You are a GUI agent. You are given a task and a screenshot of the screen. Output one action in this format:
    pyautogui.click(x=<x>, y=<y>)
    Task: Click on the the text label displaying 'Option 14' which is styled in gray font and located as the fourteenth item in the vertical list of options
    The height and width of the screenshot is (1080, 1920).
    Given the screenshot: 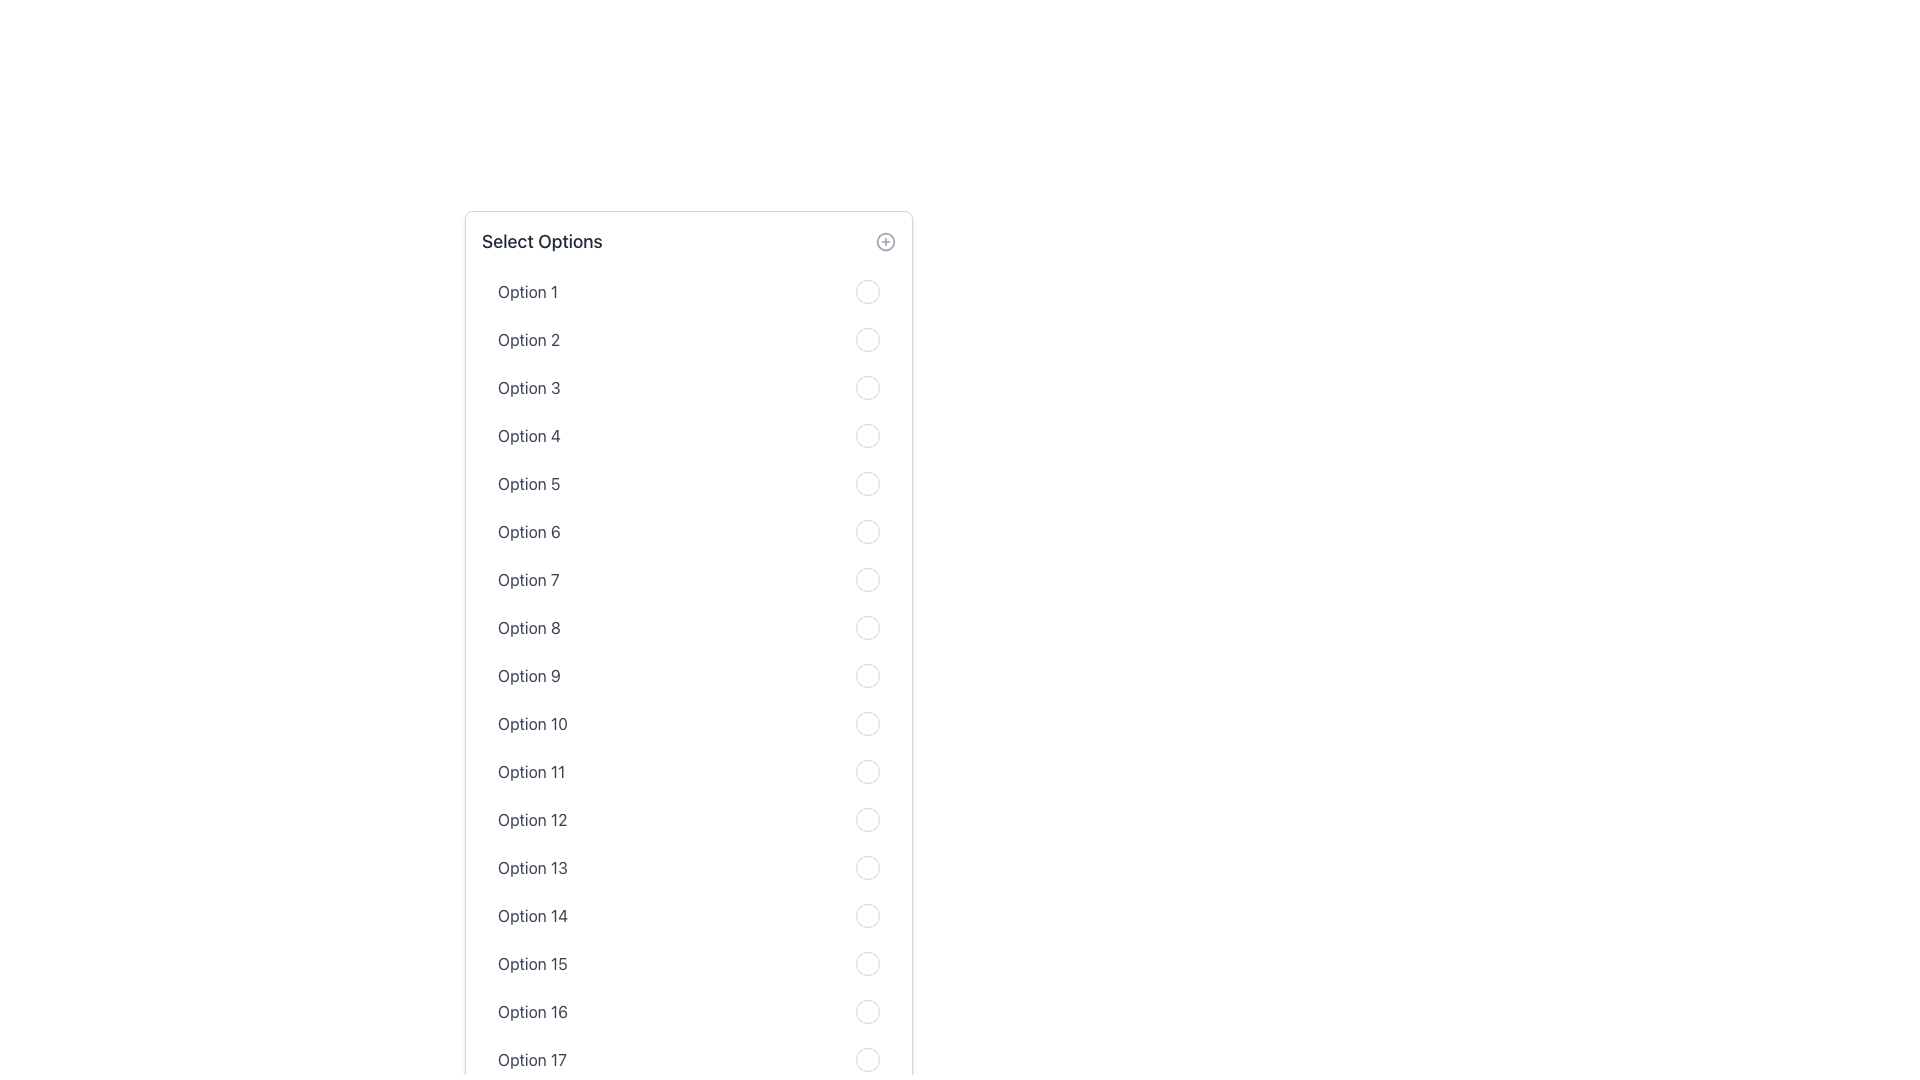 What is the action you would take?
    pyautogui.click(x=532, y=915)
    